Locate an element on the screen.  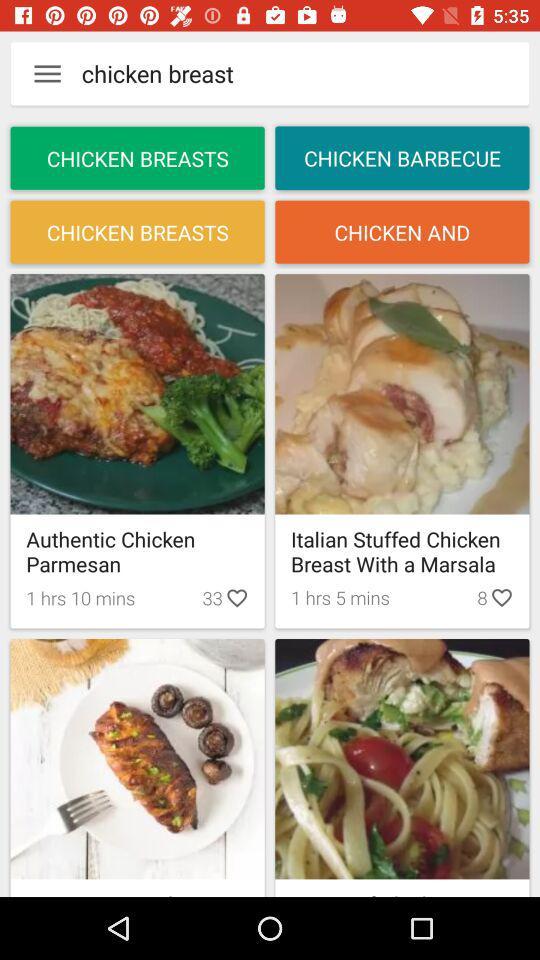
image below orange button is located at coordinates (402, 393).